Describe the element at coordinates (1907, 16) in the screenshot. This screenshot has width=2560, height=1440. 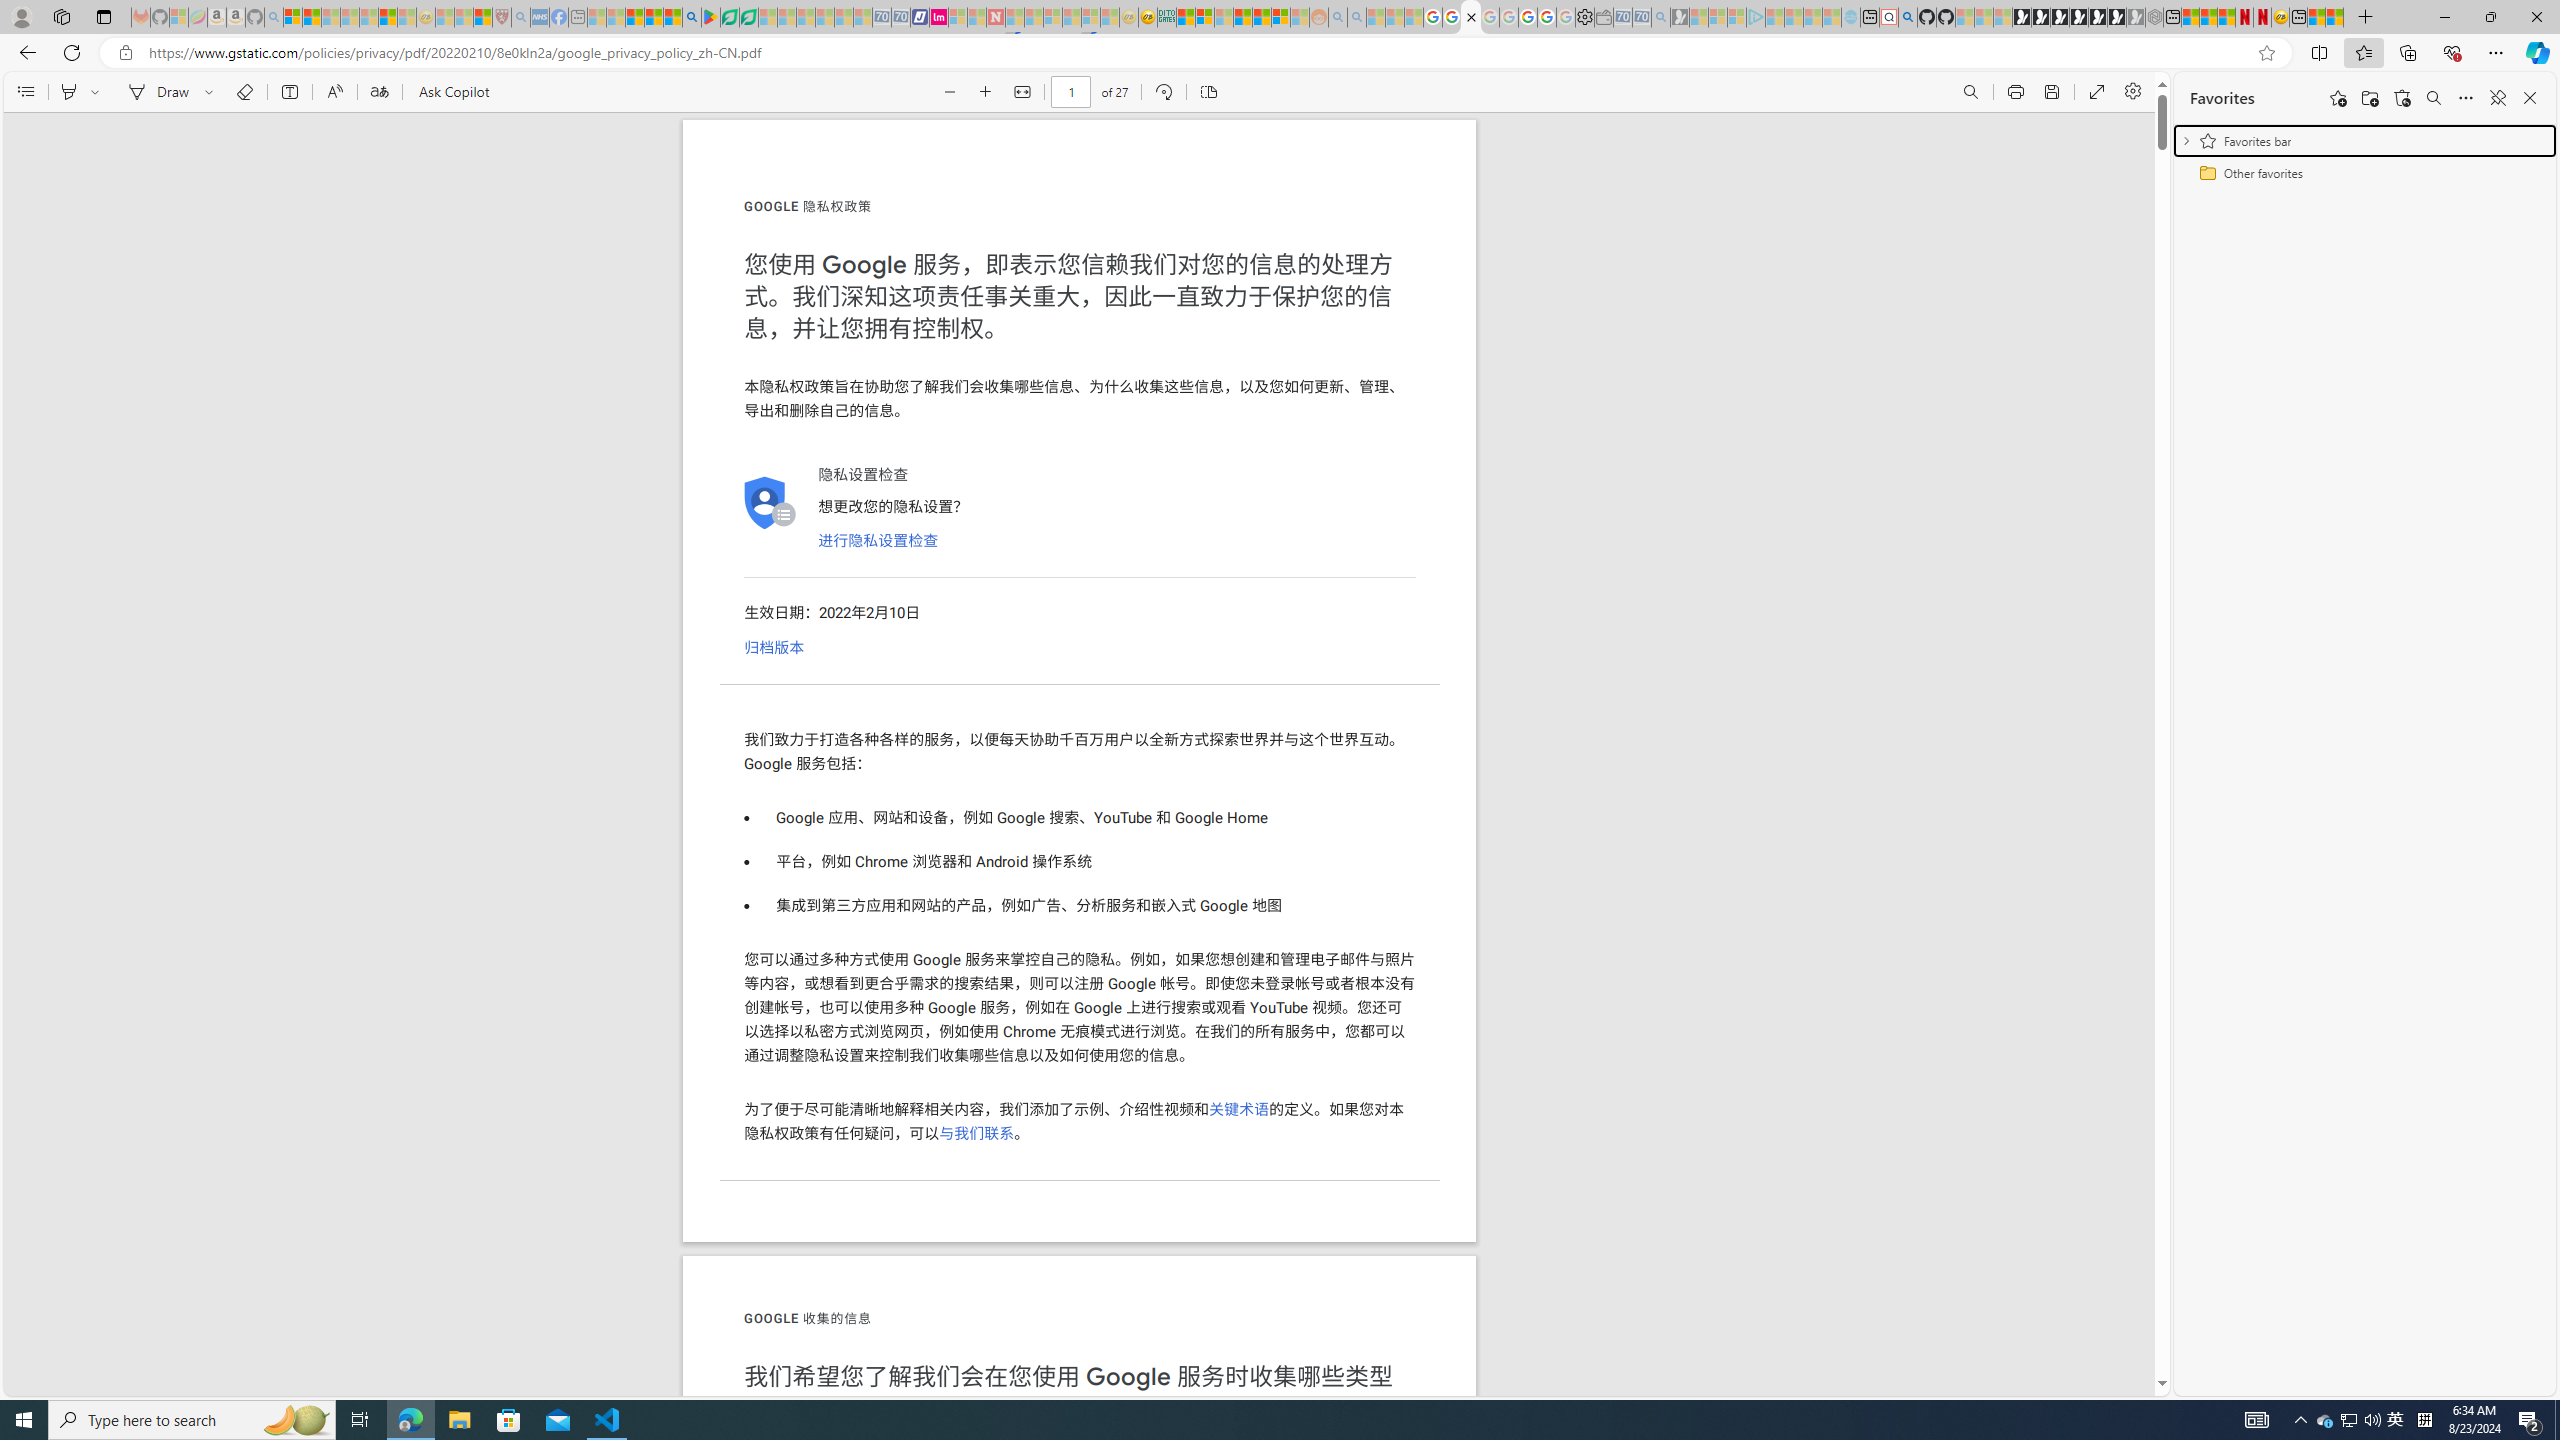
I see `'github - Search'` at that location.